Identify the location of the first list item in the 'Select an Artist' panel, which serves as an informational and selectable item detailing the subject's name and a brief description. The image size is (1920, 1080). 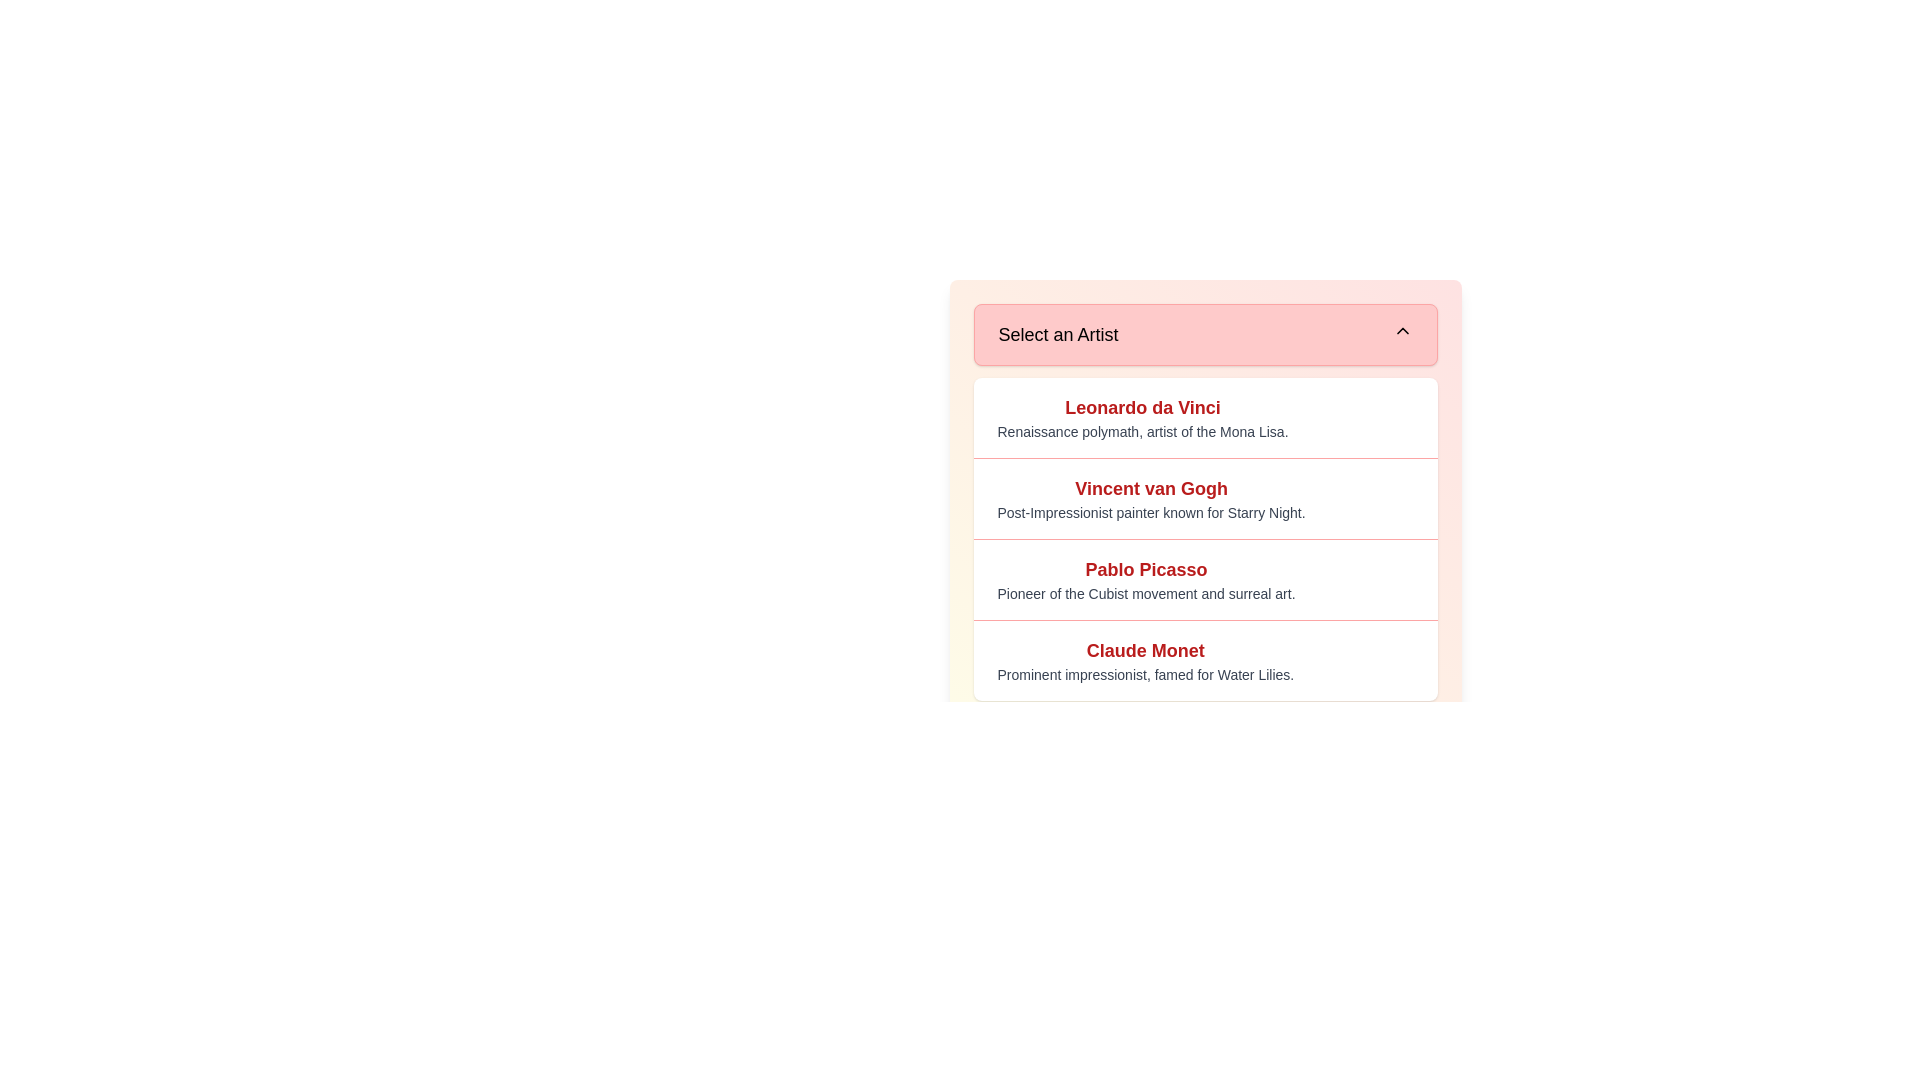
(1204, 416).